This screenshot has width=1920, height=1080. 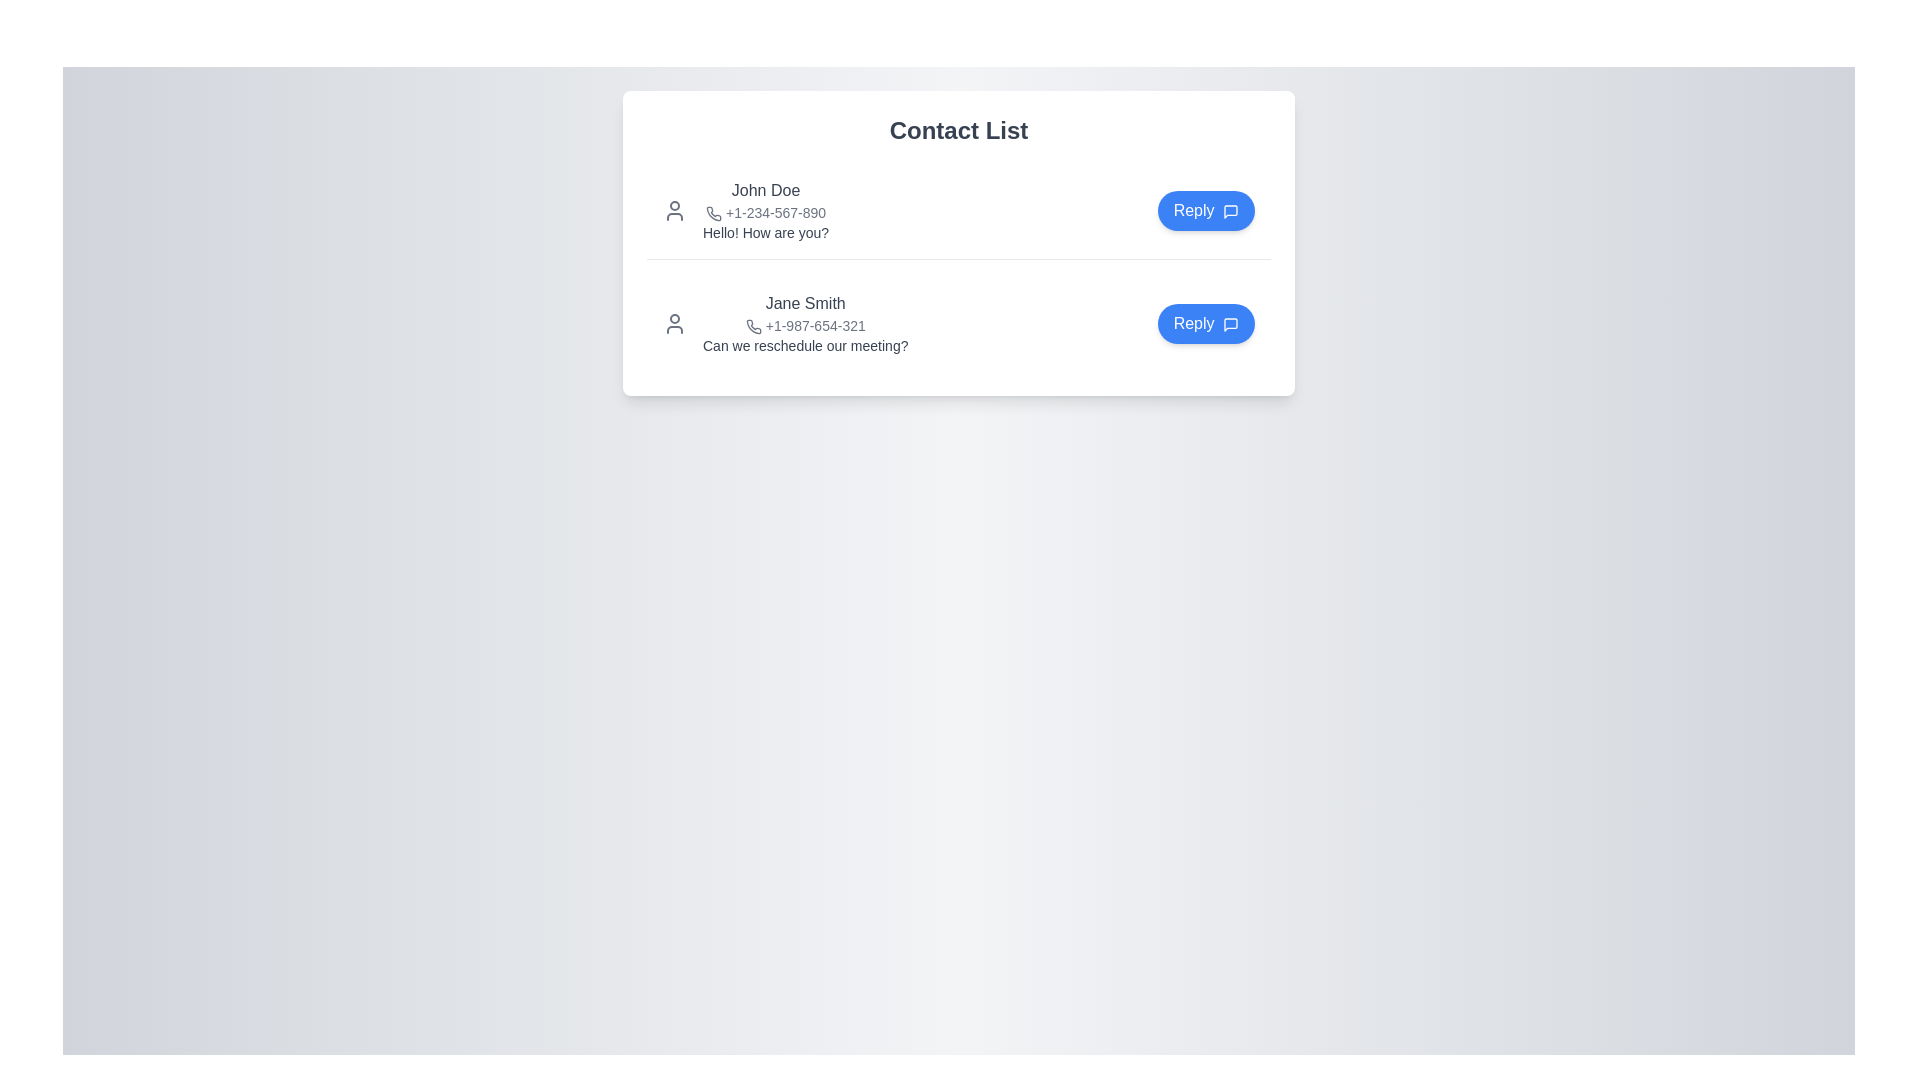 I want to click on the phone number '+1-987-654-321' which is styled in light gray font and located in the contact list, following 'Jane Smith' and above the message about rescheduling the meeting, to initiate a call, so click(x=805, y=325).